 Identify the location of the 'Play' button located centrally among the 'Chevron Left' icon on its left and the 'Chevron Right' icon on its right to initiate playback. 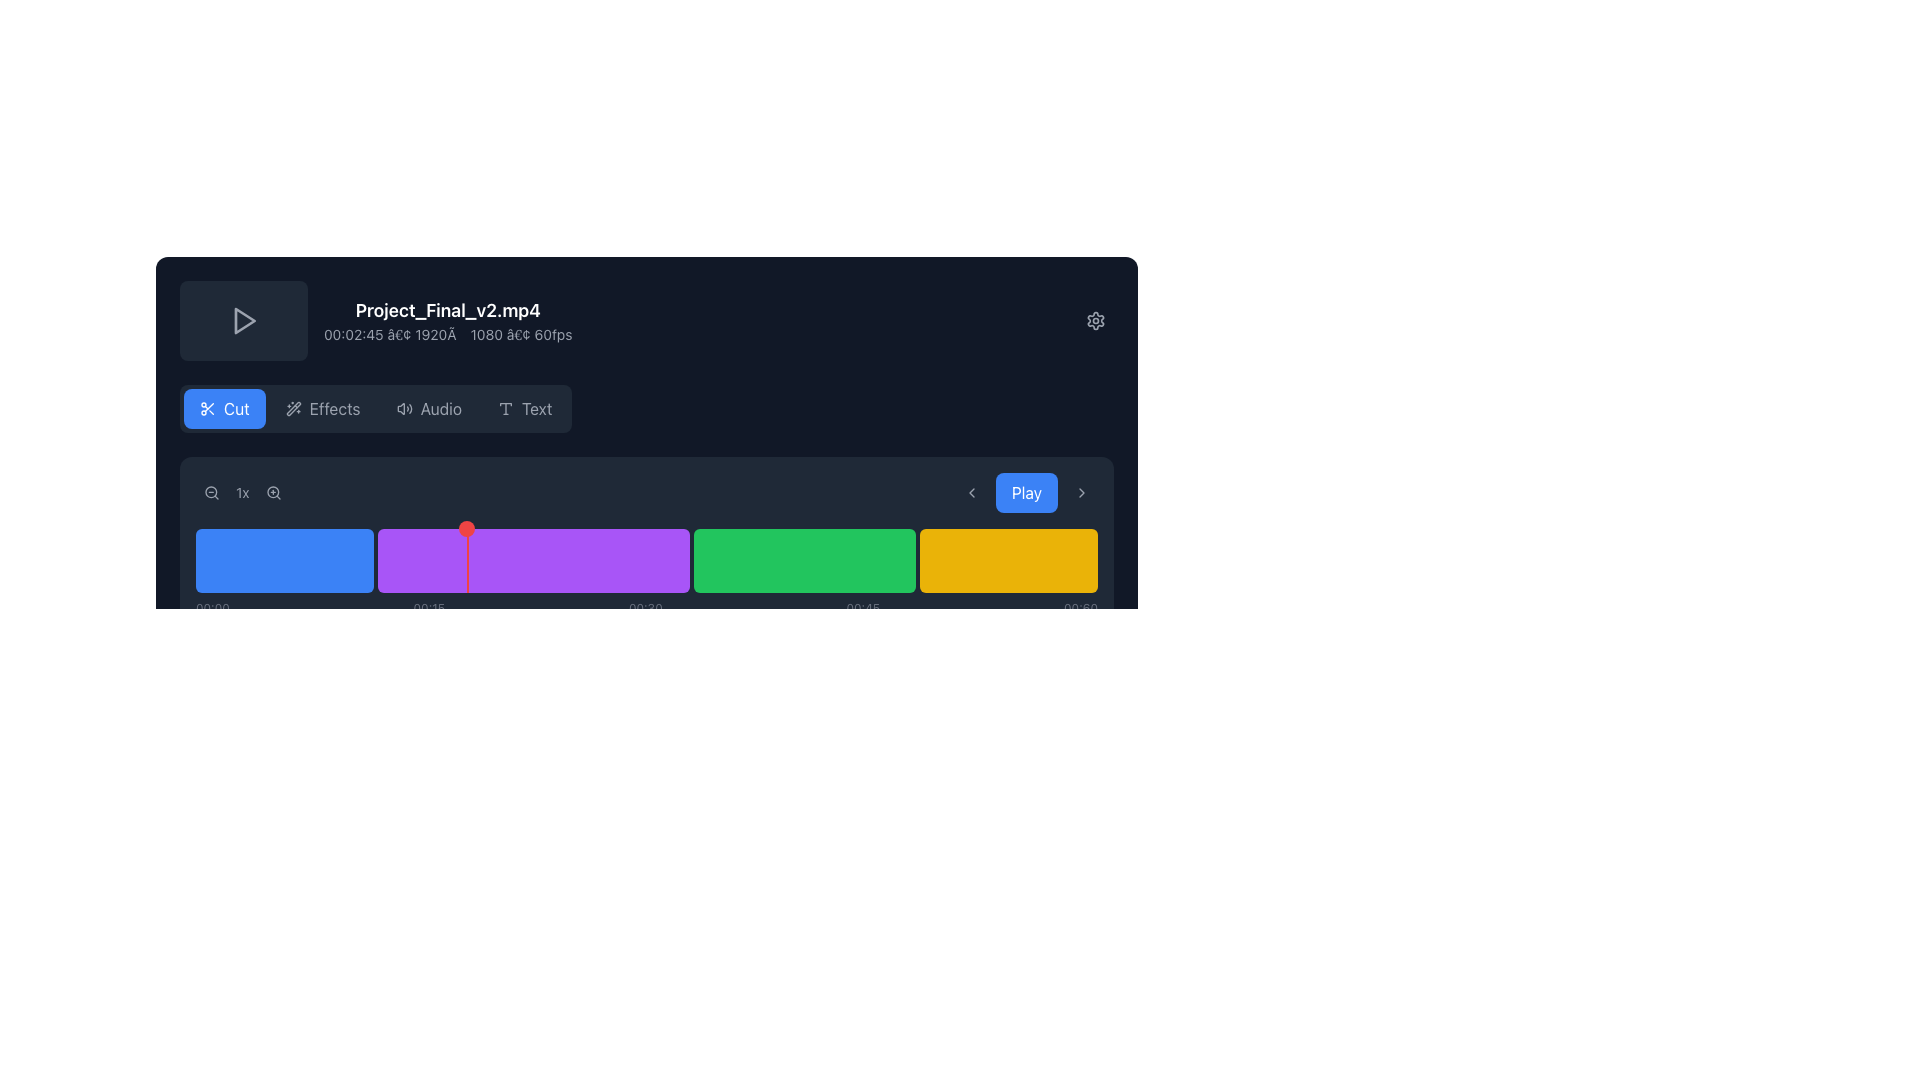
(1026, 493).